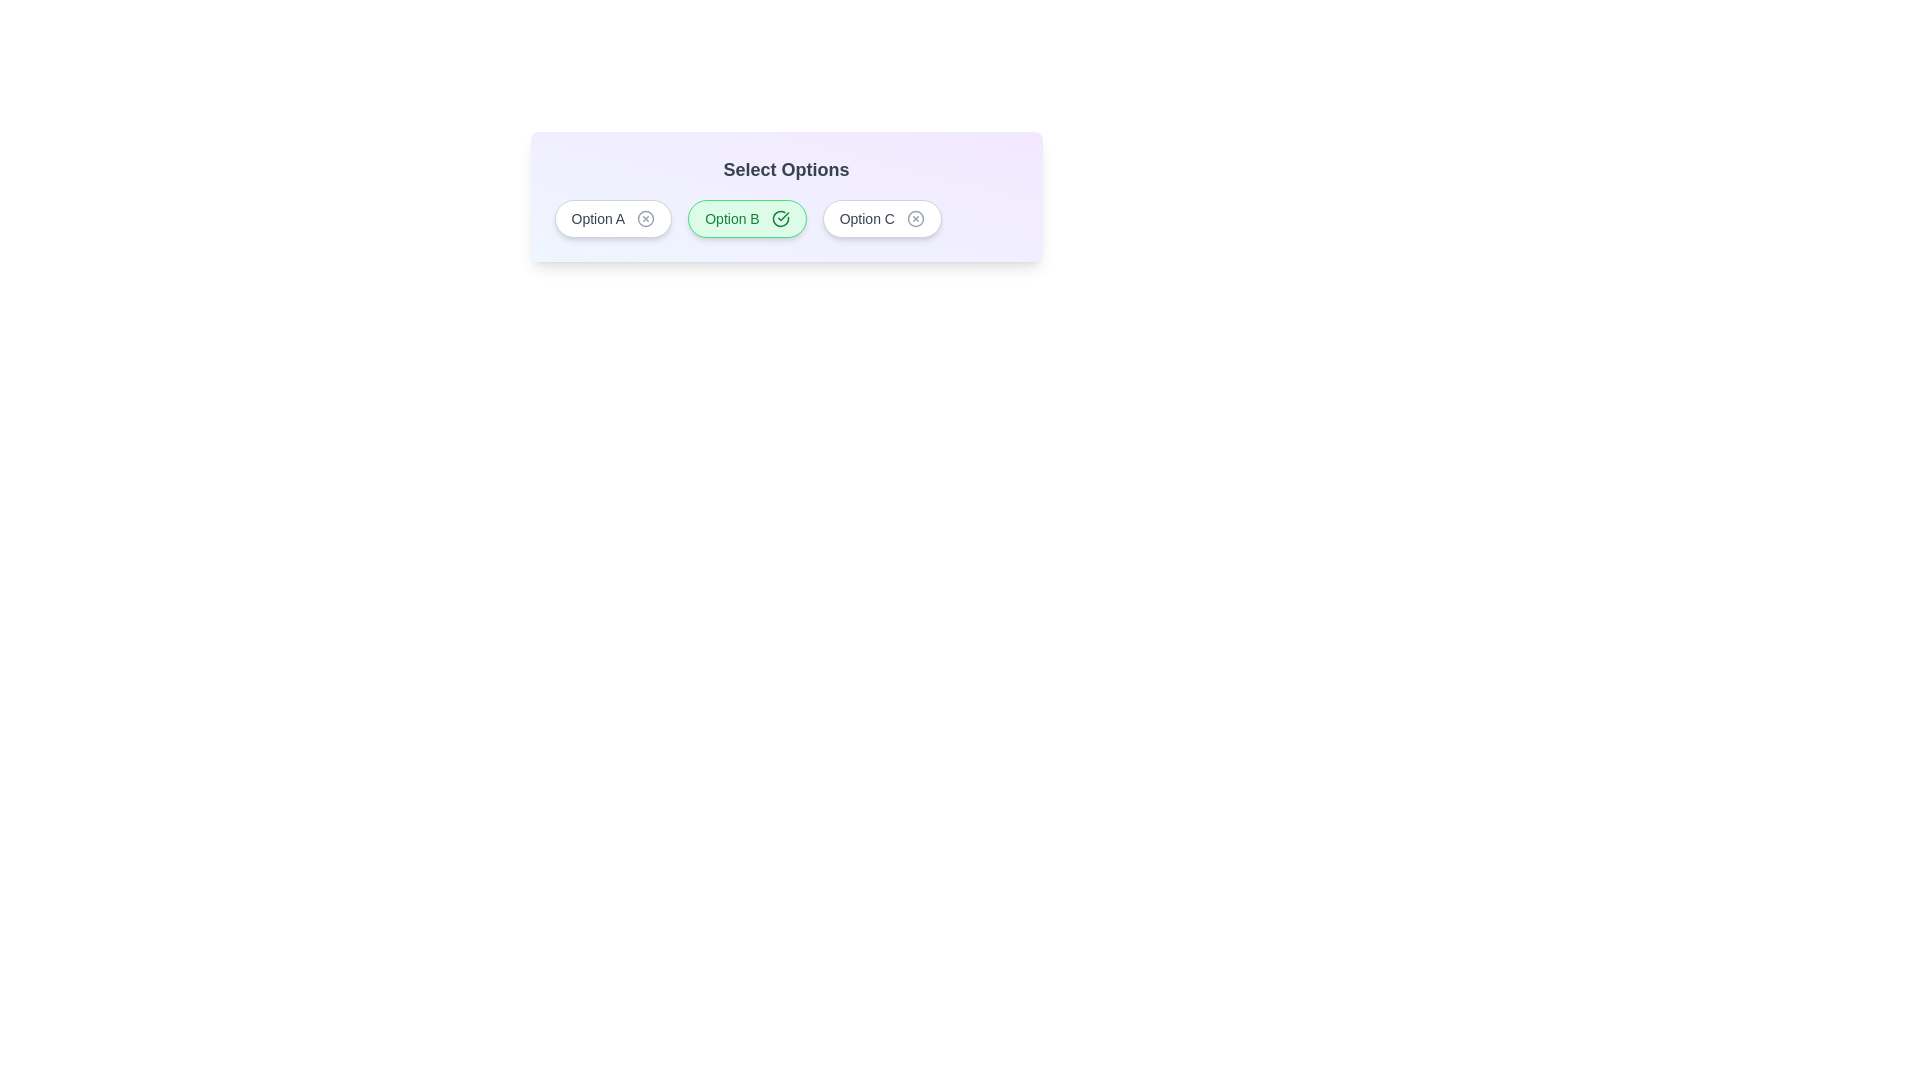 Image resolution: width=1920 pixels, height=1080 pixels. Describe the element at coordinates (881, 219) in the screenshot. I see `the chip labeled Option C` at that location.